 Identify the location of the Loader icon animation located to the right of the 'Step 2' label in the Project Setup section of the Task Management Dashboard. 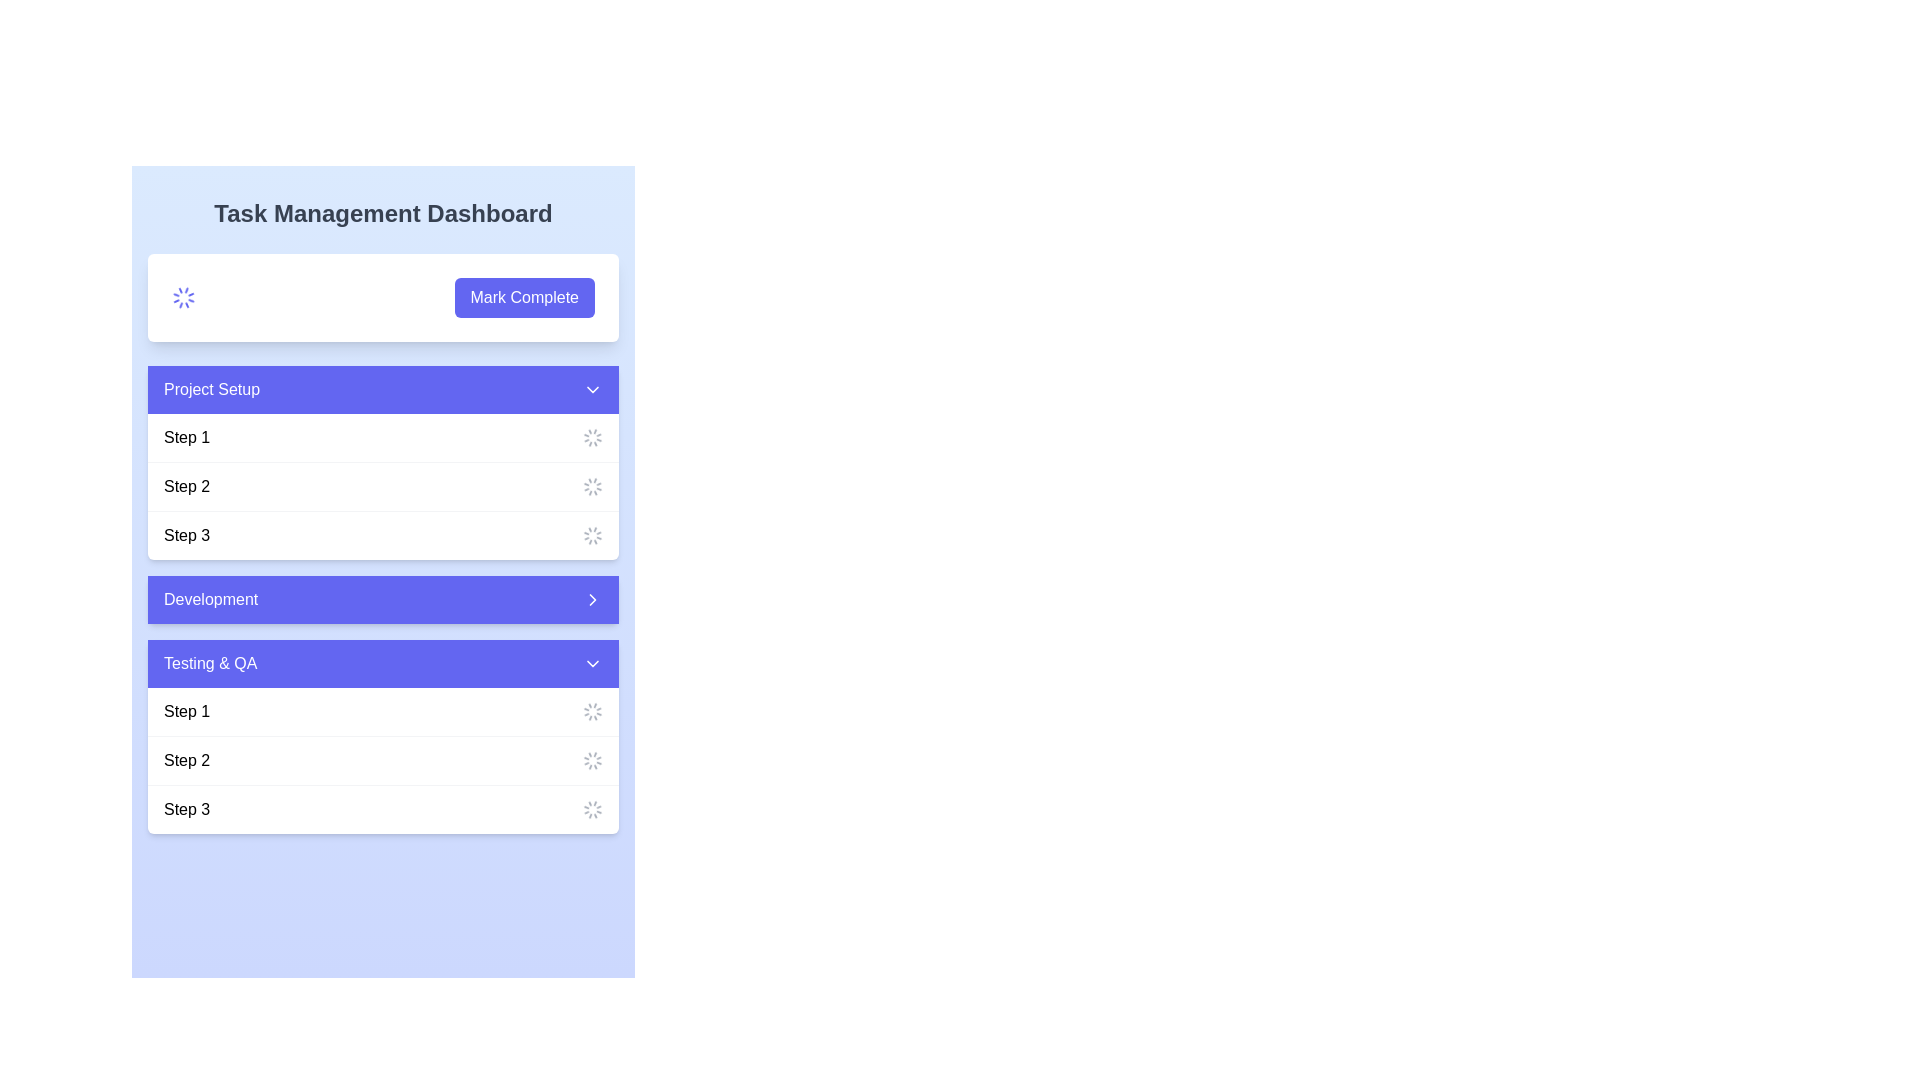
(592, 486).